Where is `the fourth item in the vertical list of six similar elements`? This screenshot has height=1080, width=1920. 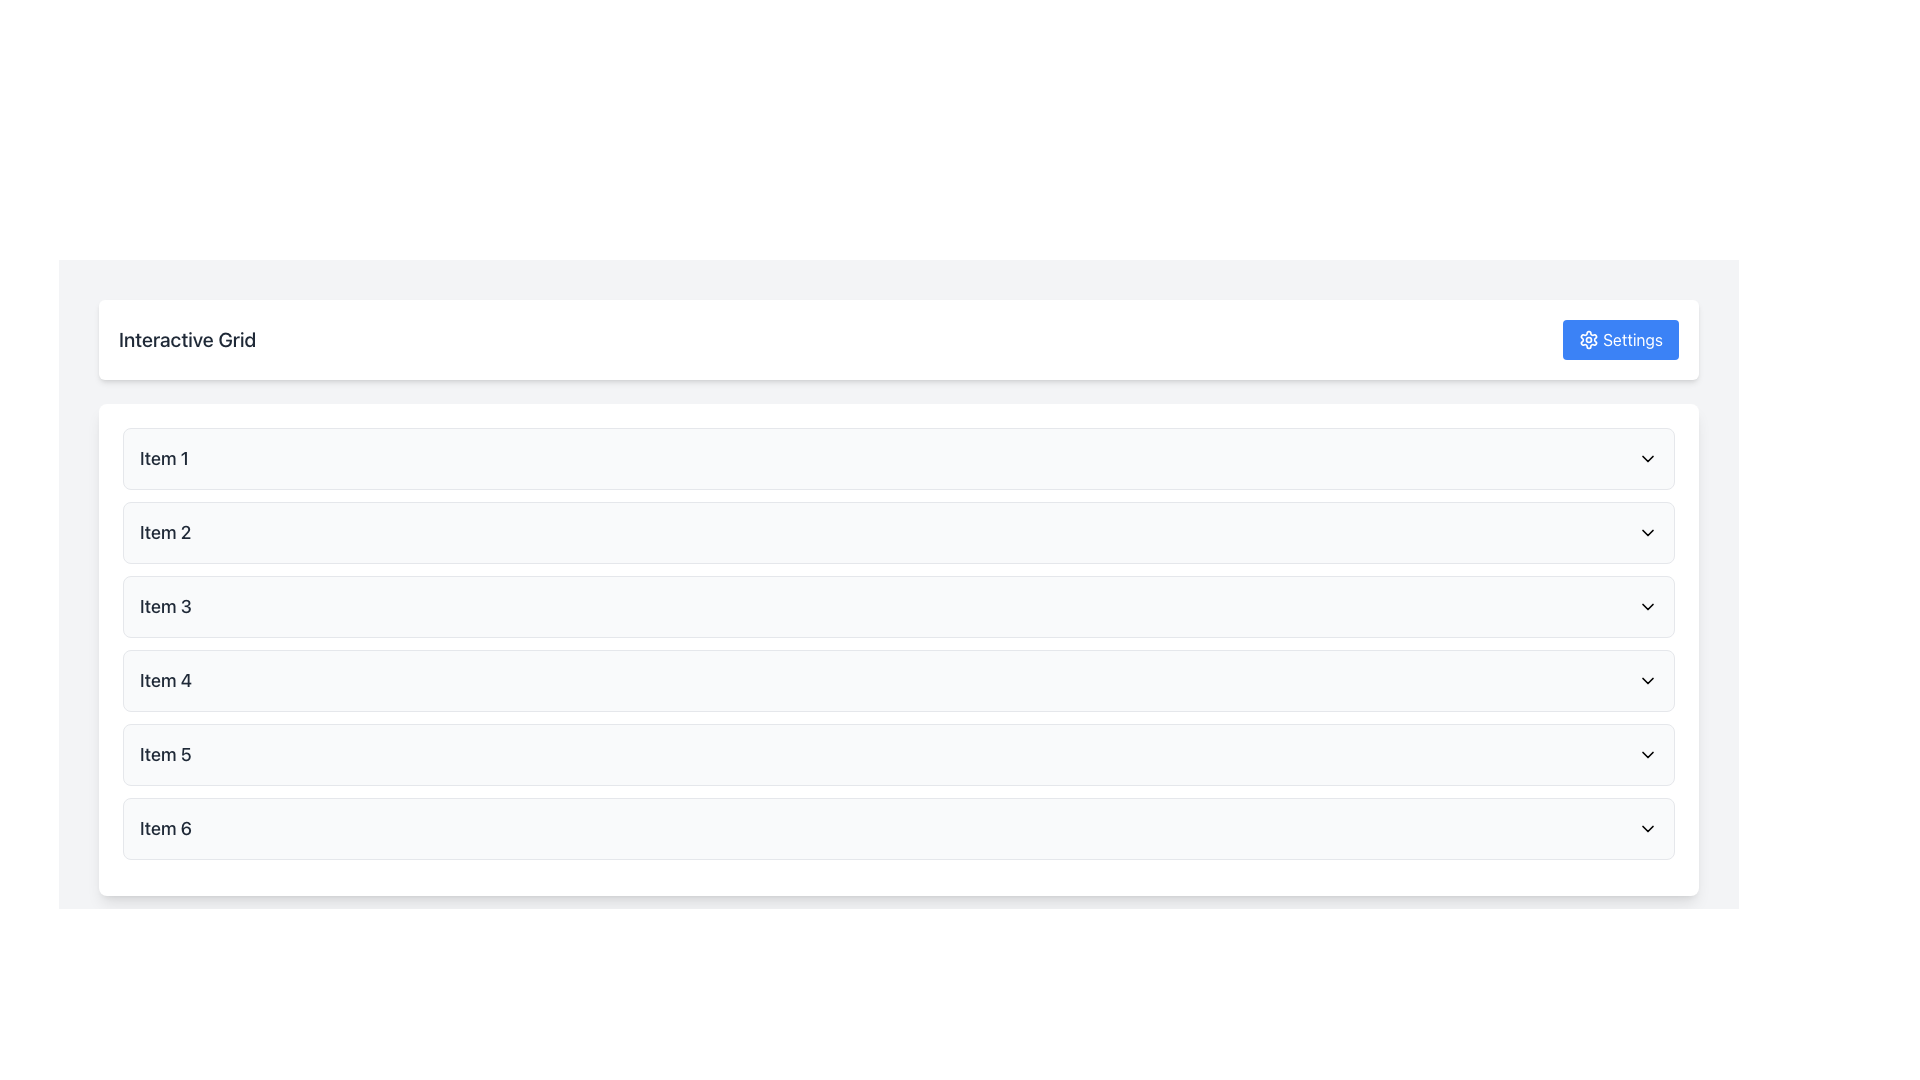 the fourth item in the vertical list of six similar elements is located at coordinates (897, 680).